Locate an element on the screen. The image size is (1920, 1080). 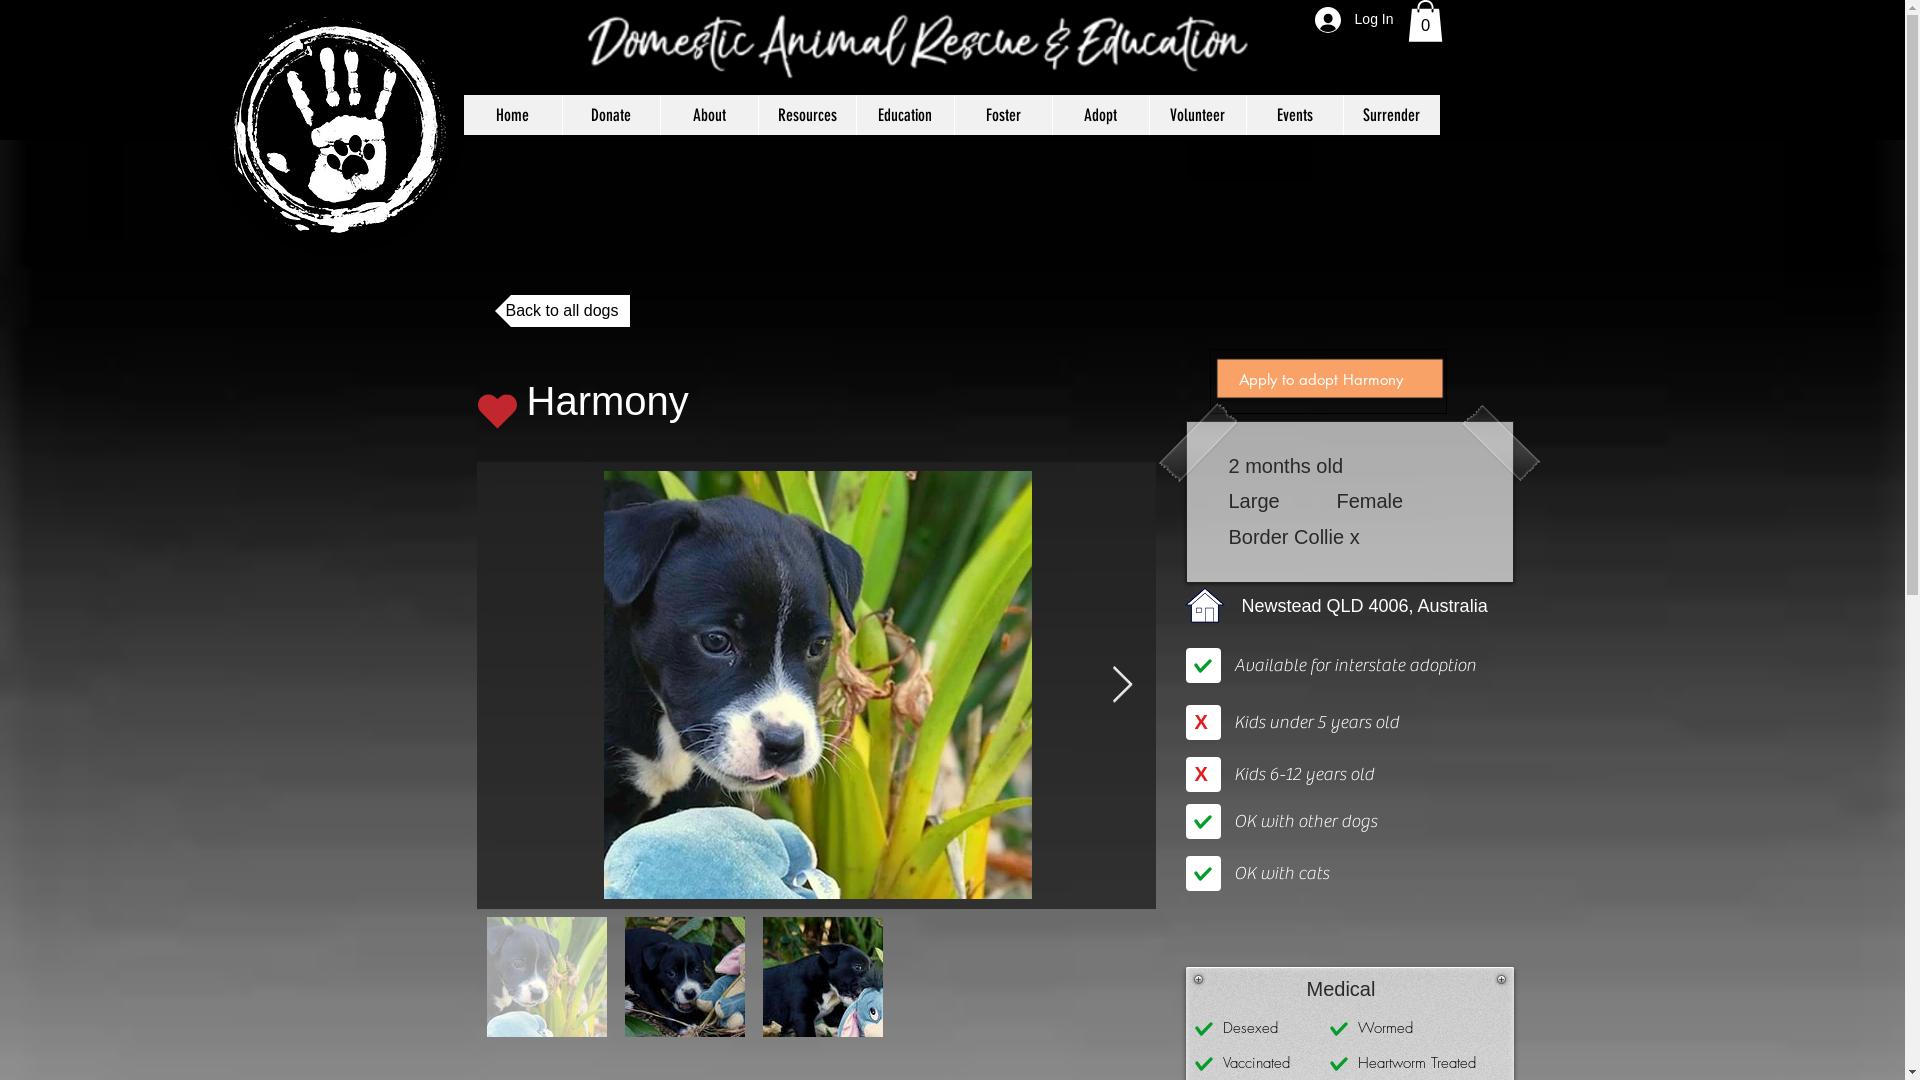
'Donate' is located at coordinates (609, 115).